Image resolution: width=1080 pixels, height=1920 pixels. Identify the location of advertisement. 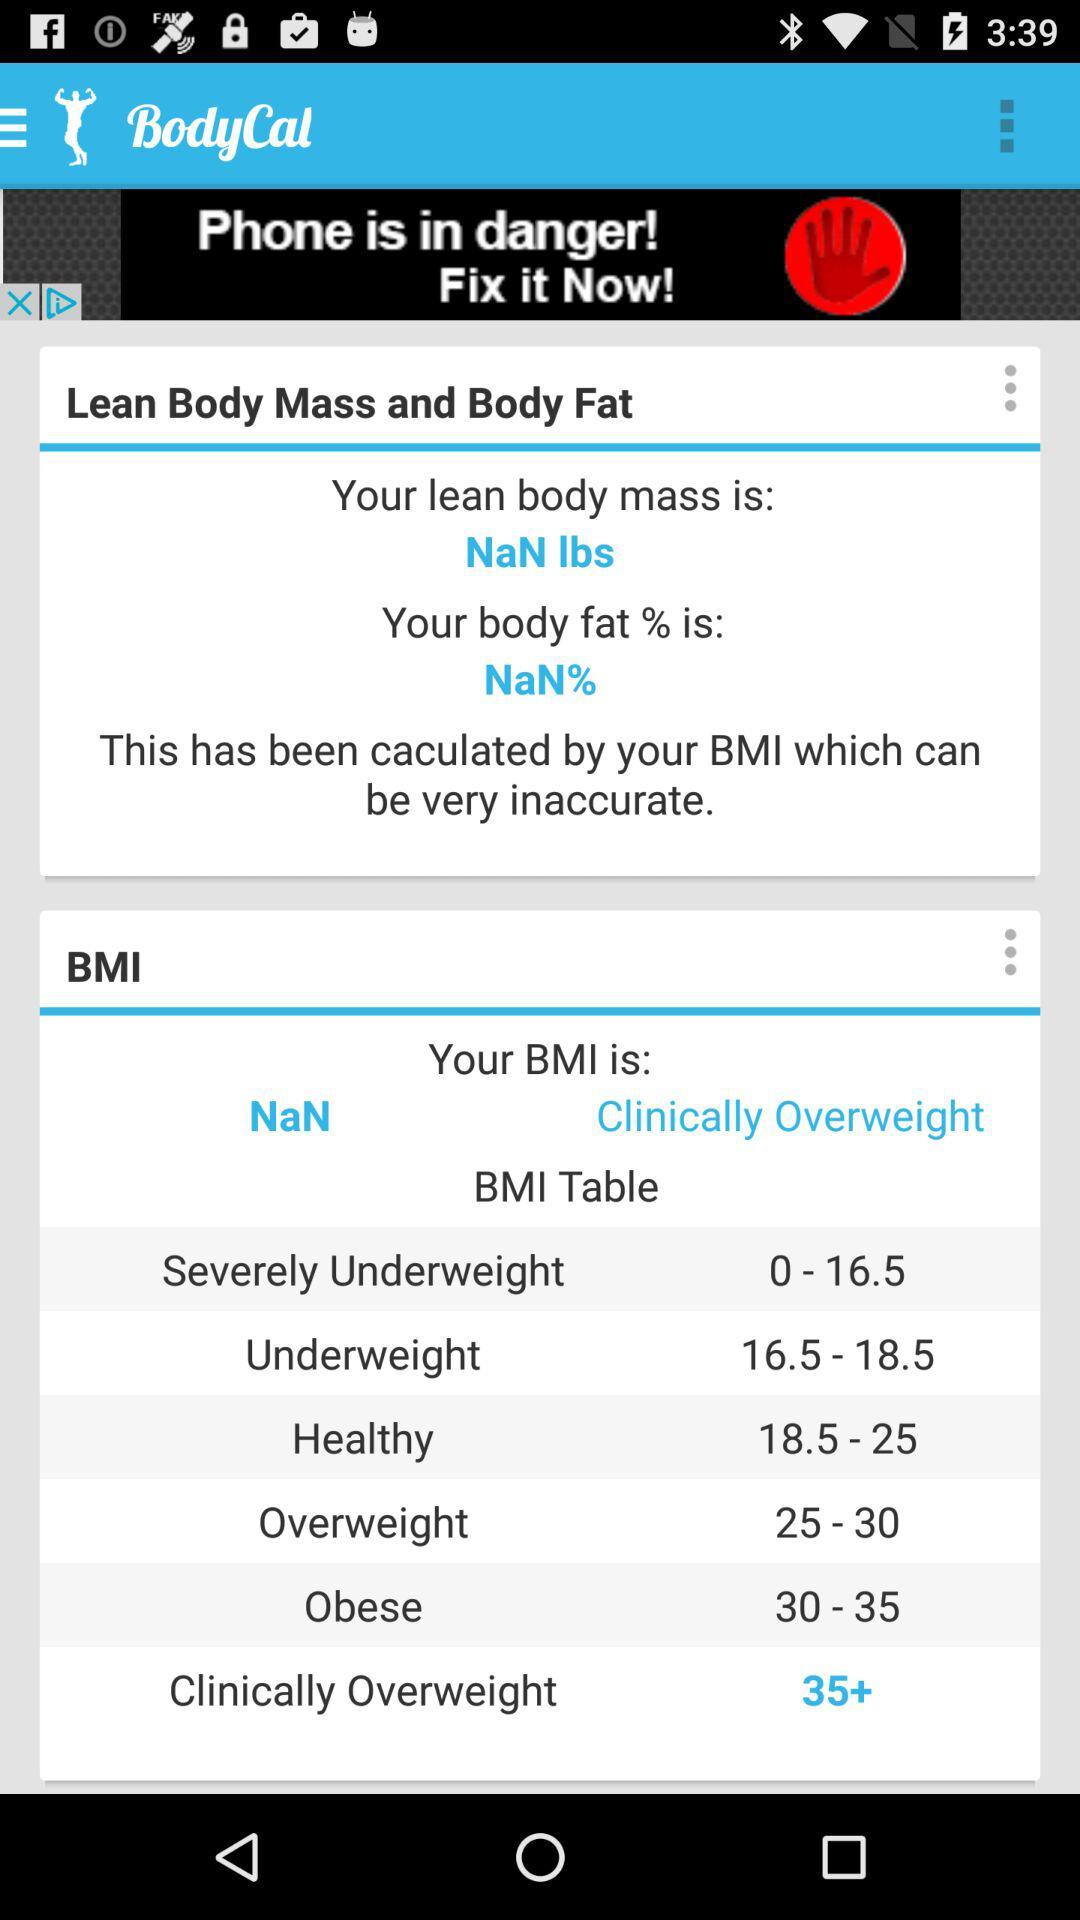
(540, 253).